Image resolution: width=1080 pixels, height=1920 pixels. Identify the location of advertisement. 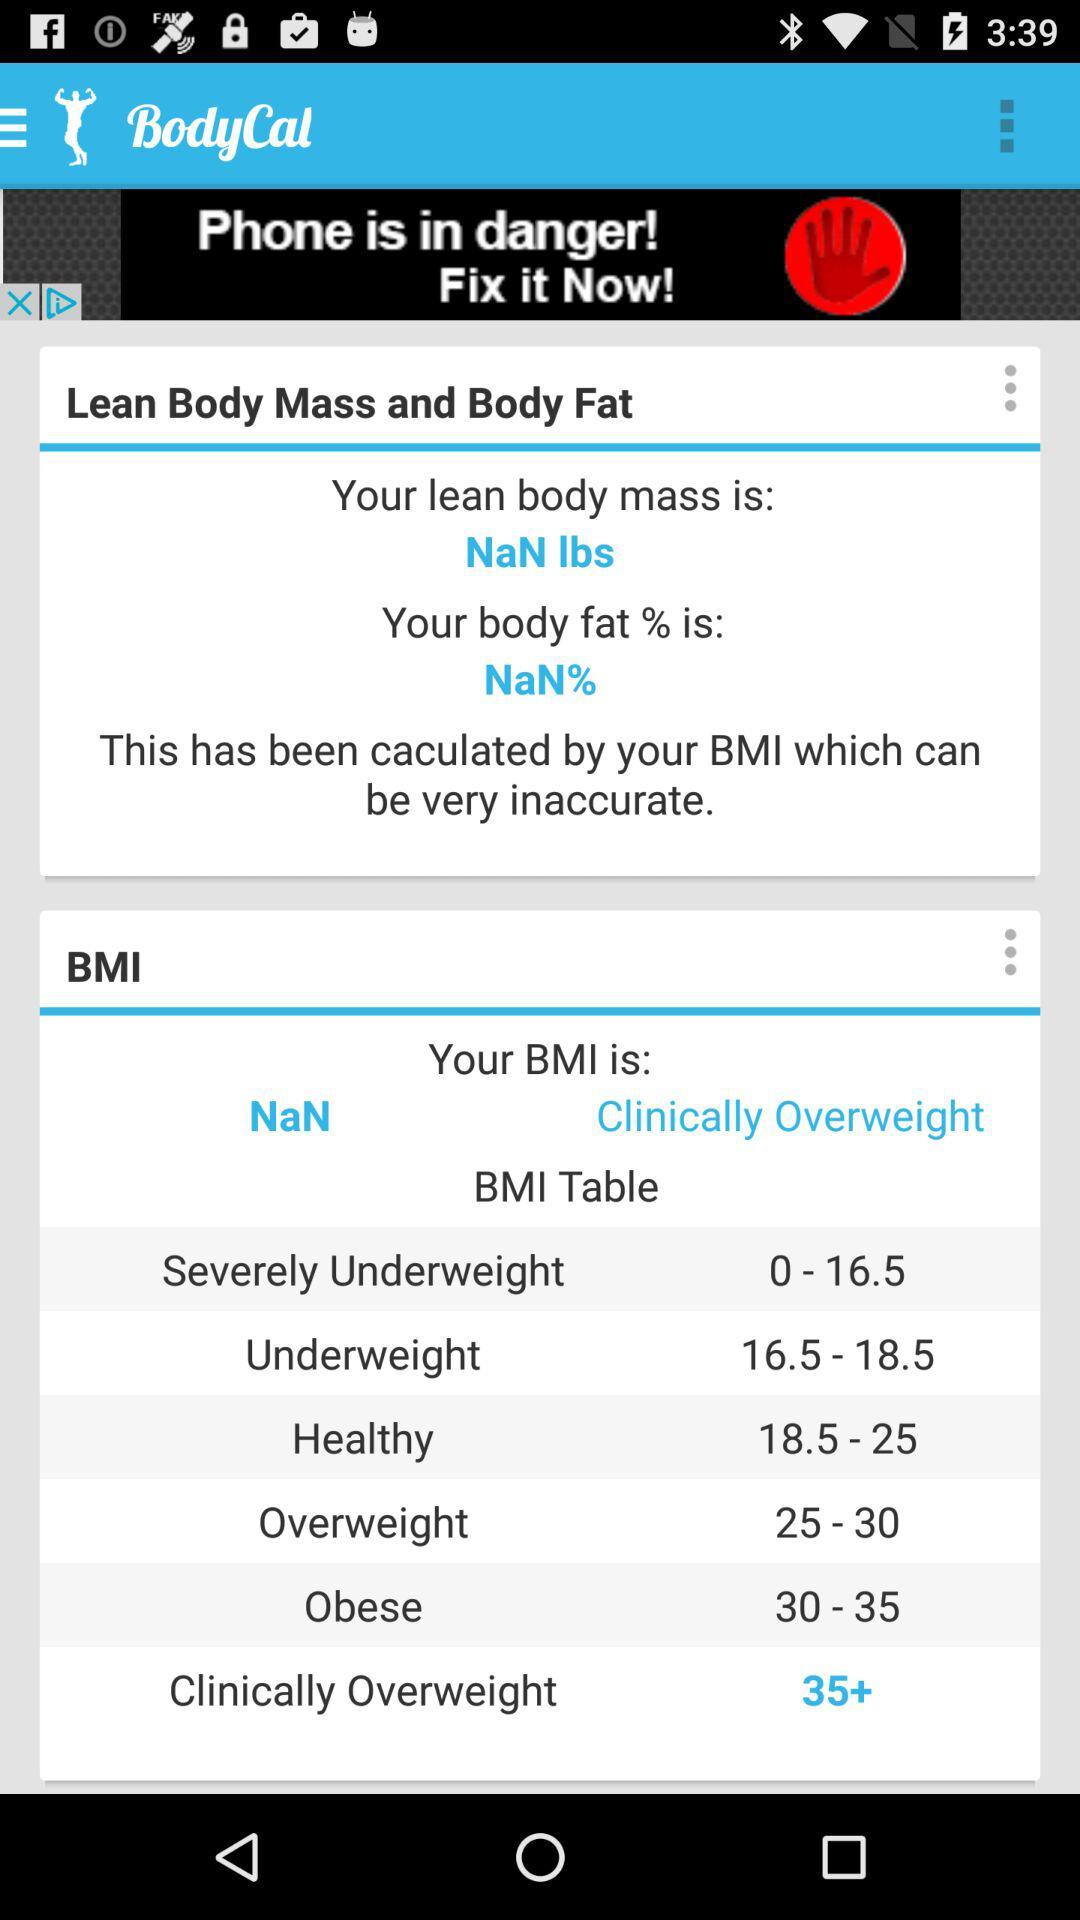
(540, 253).